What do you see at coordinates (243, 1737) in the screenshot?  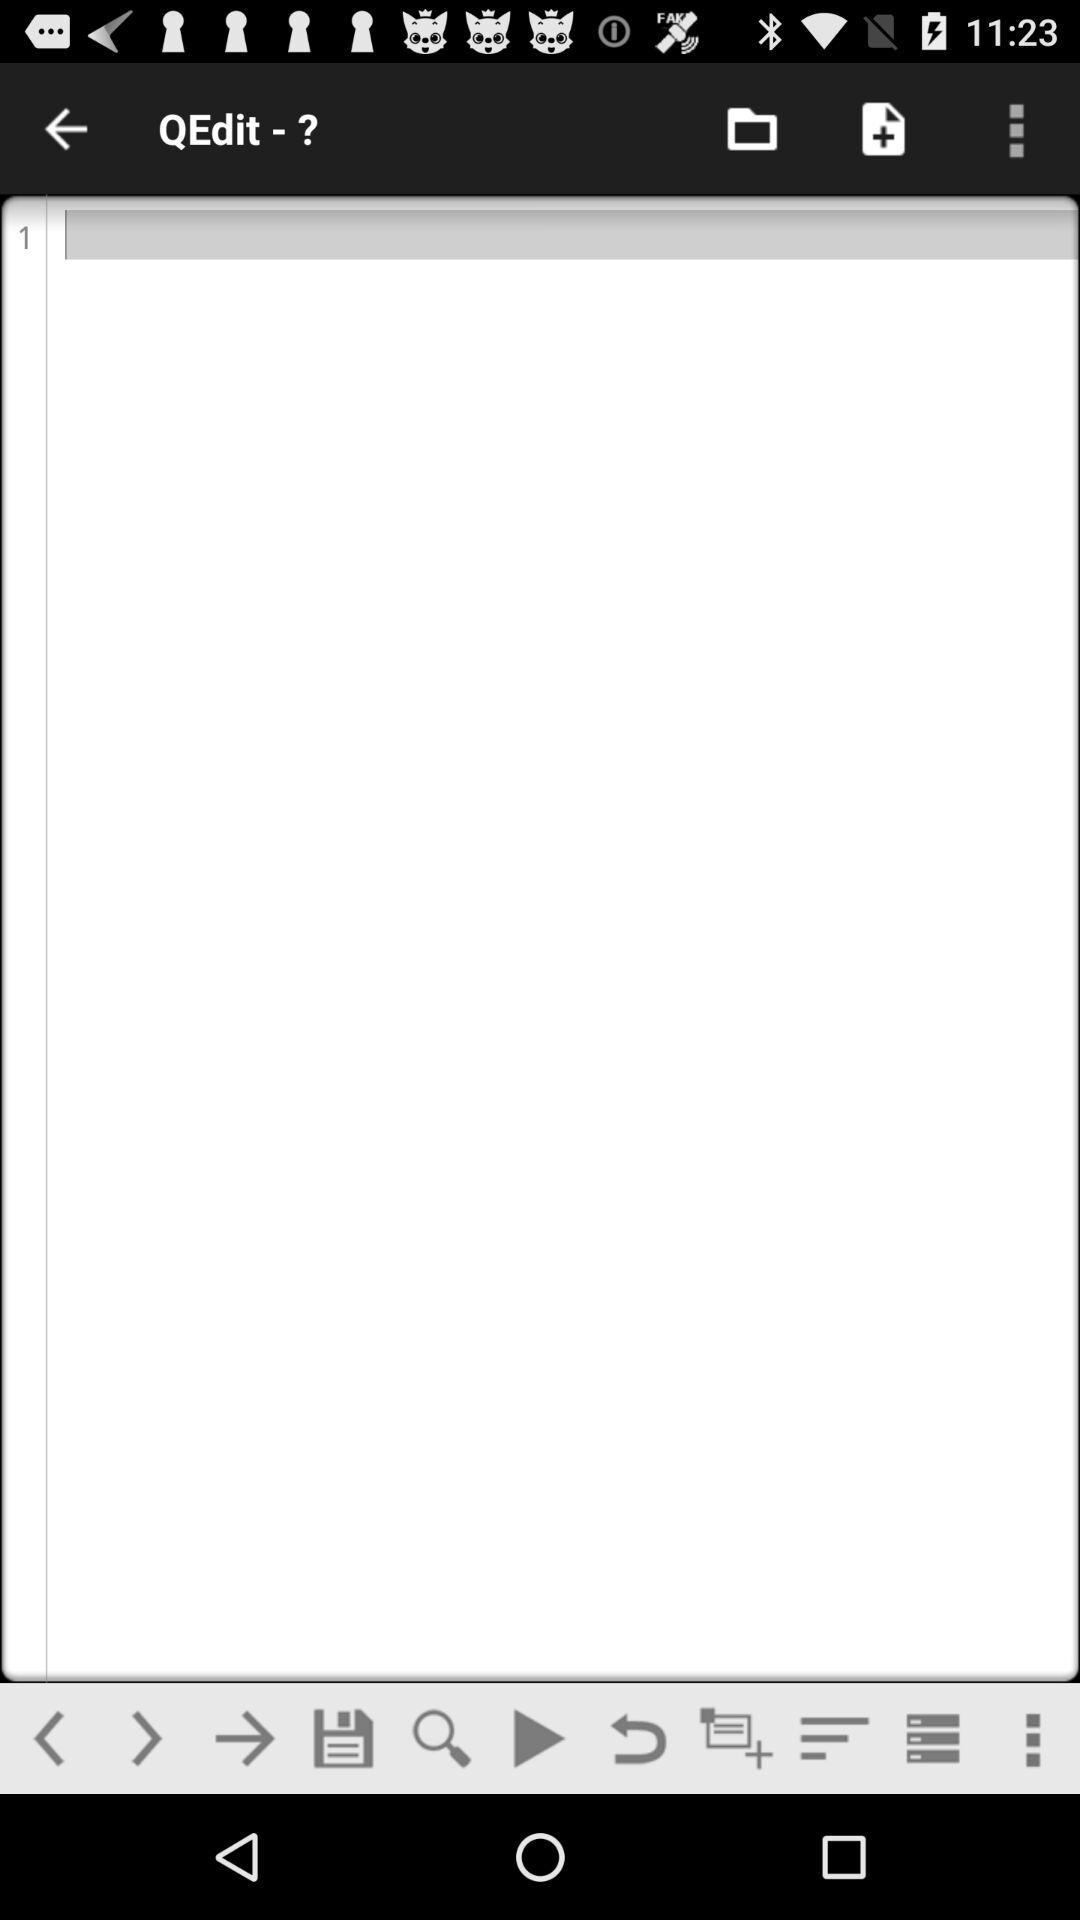 I see `another page` at bounding box center [243, 1737].